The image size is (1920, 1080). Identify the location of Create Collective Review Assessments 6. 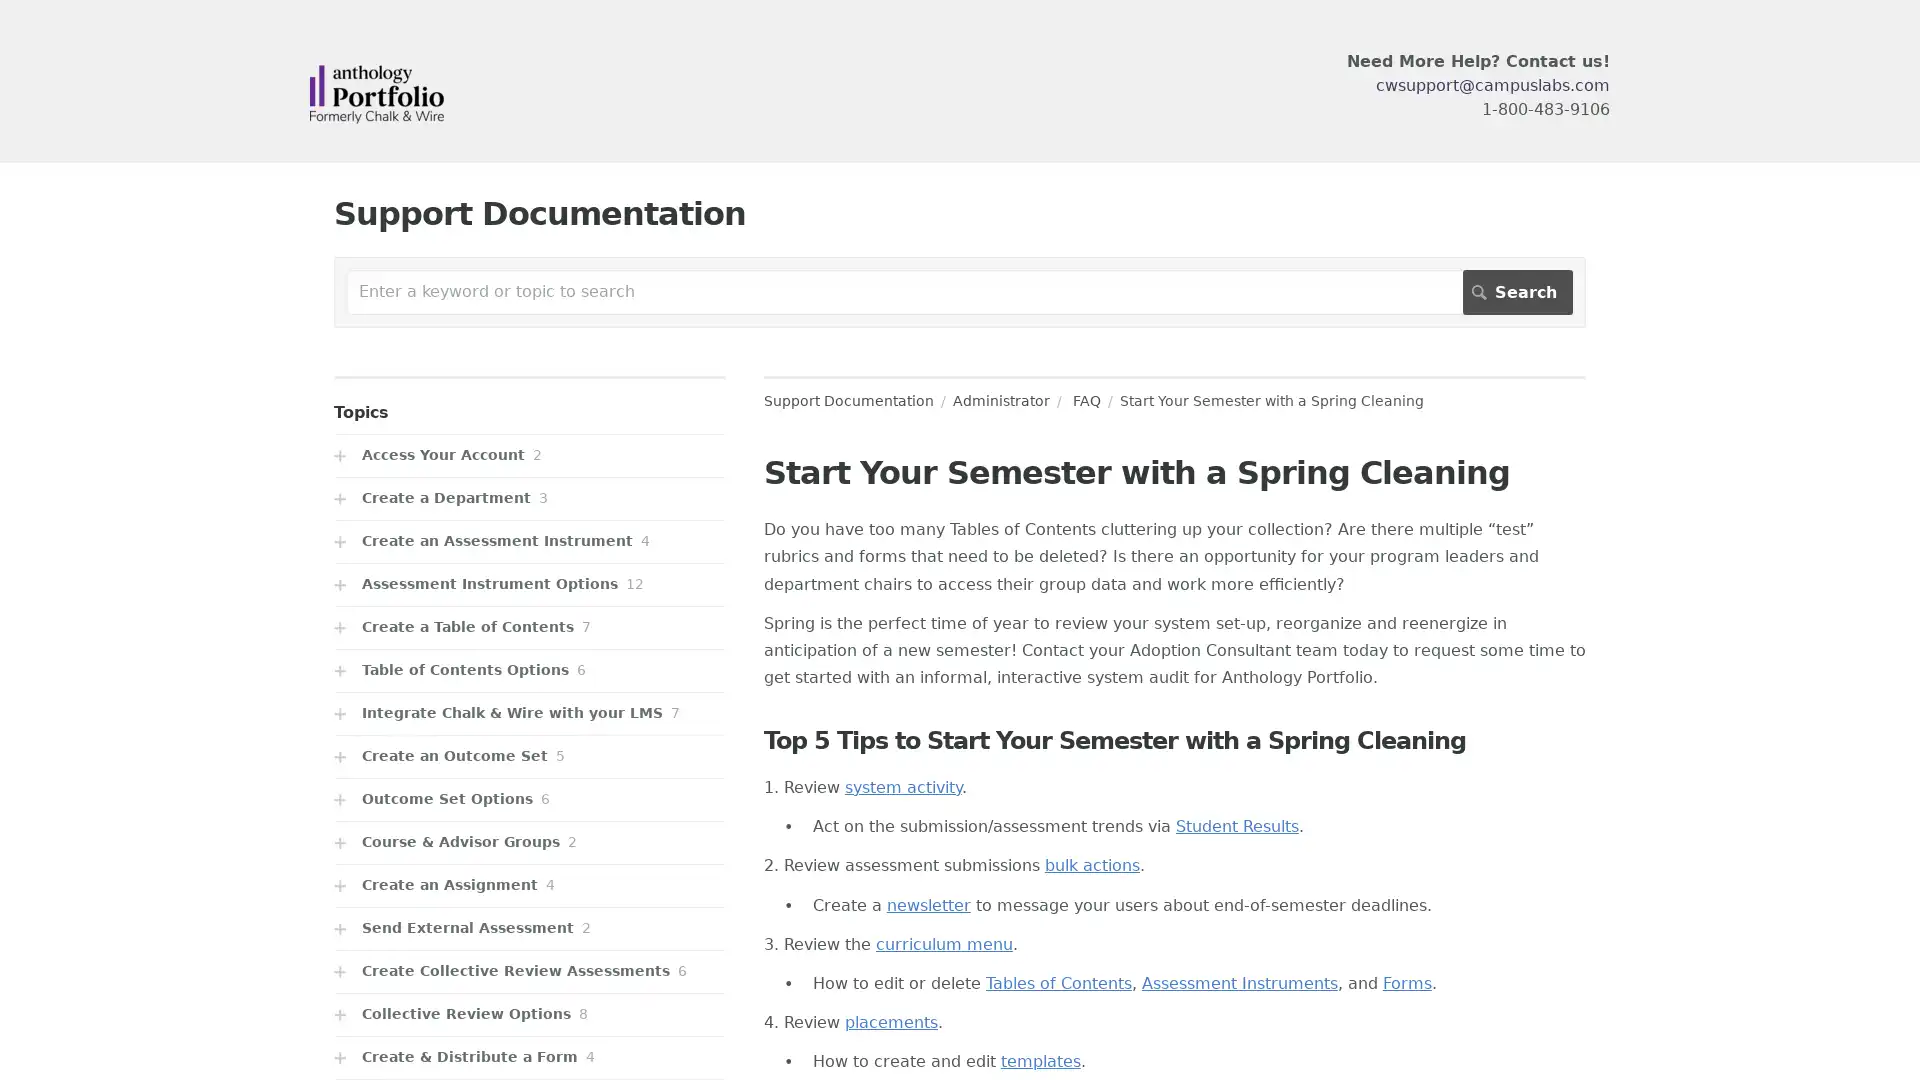
(529, 970).